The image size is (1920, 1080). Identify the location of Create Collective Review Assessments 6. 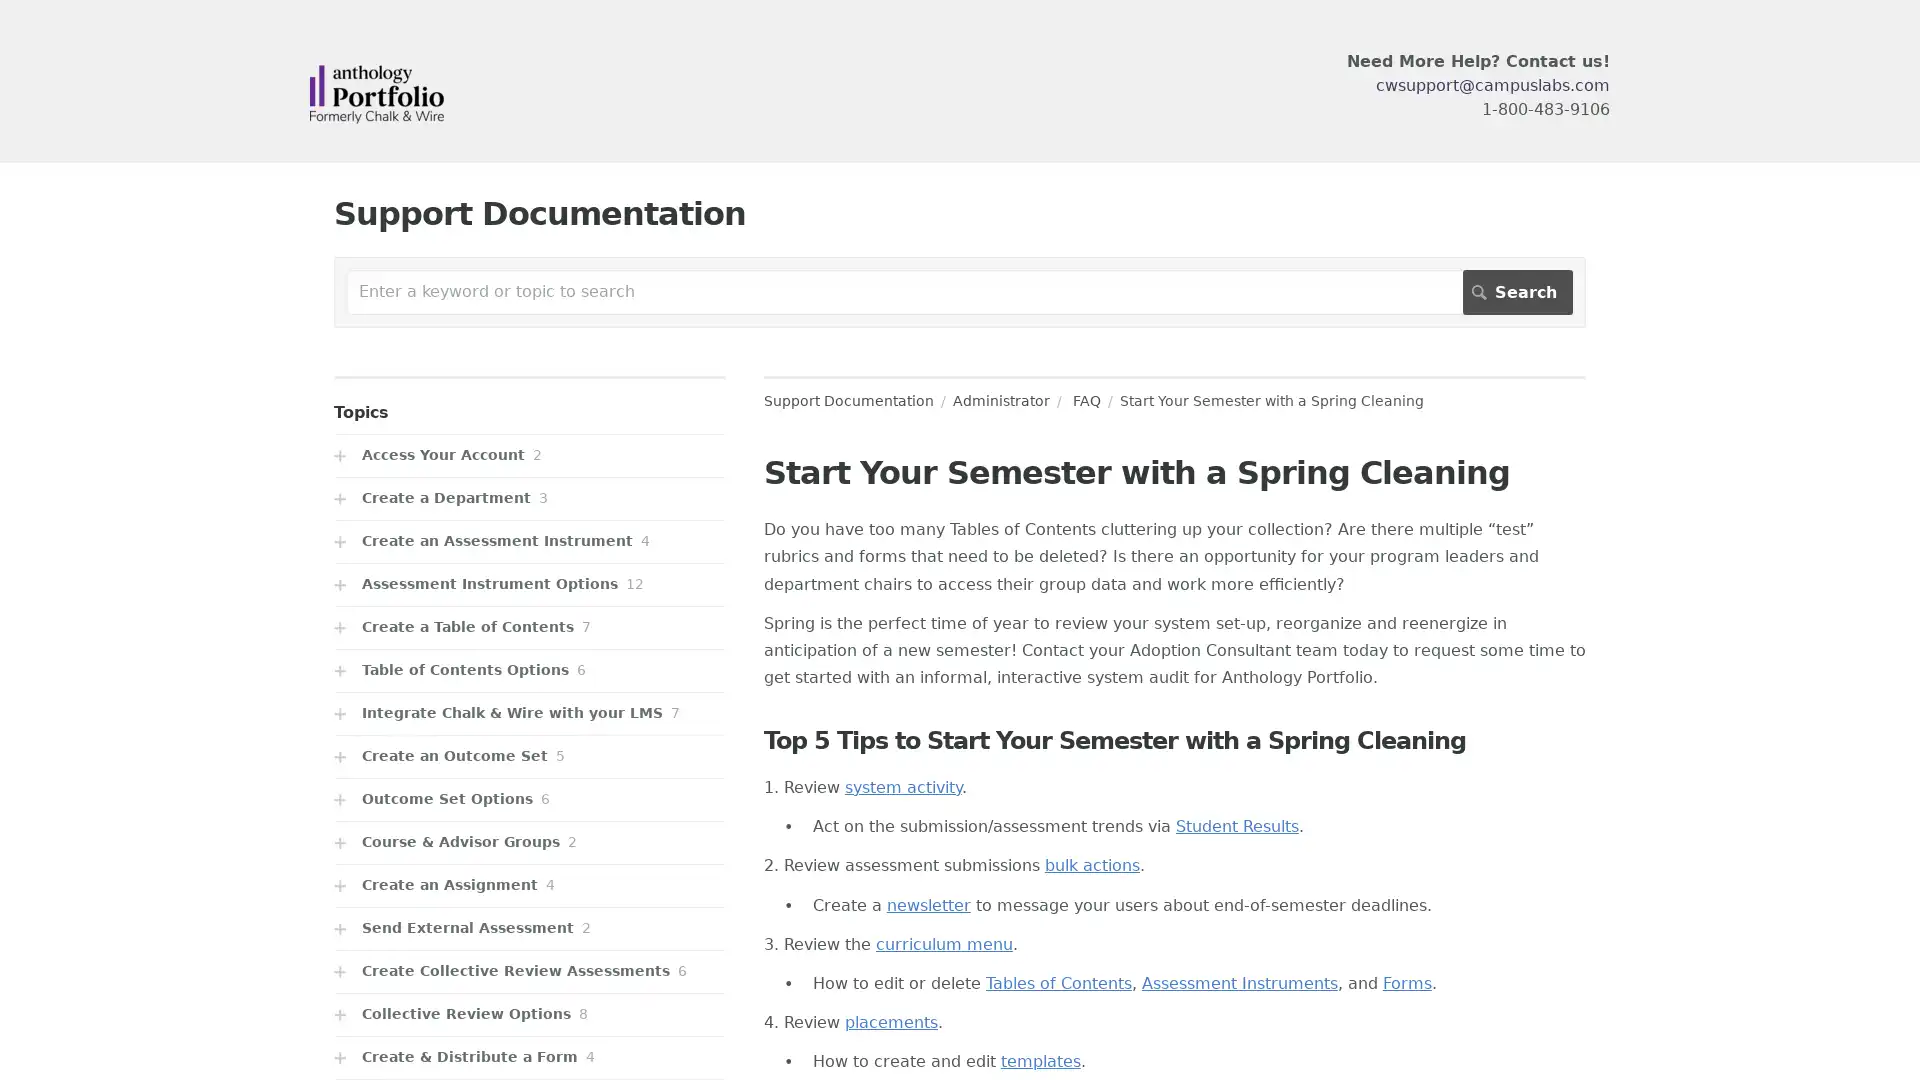
(529, 970).